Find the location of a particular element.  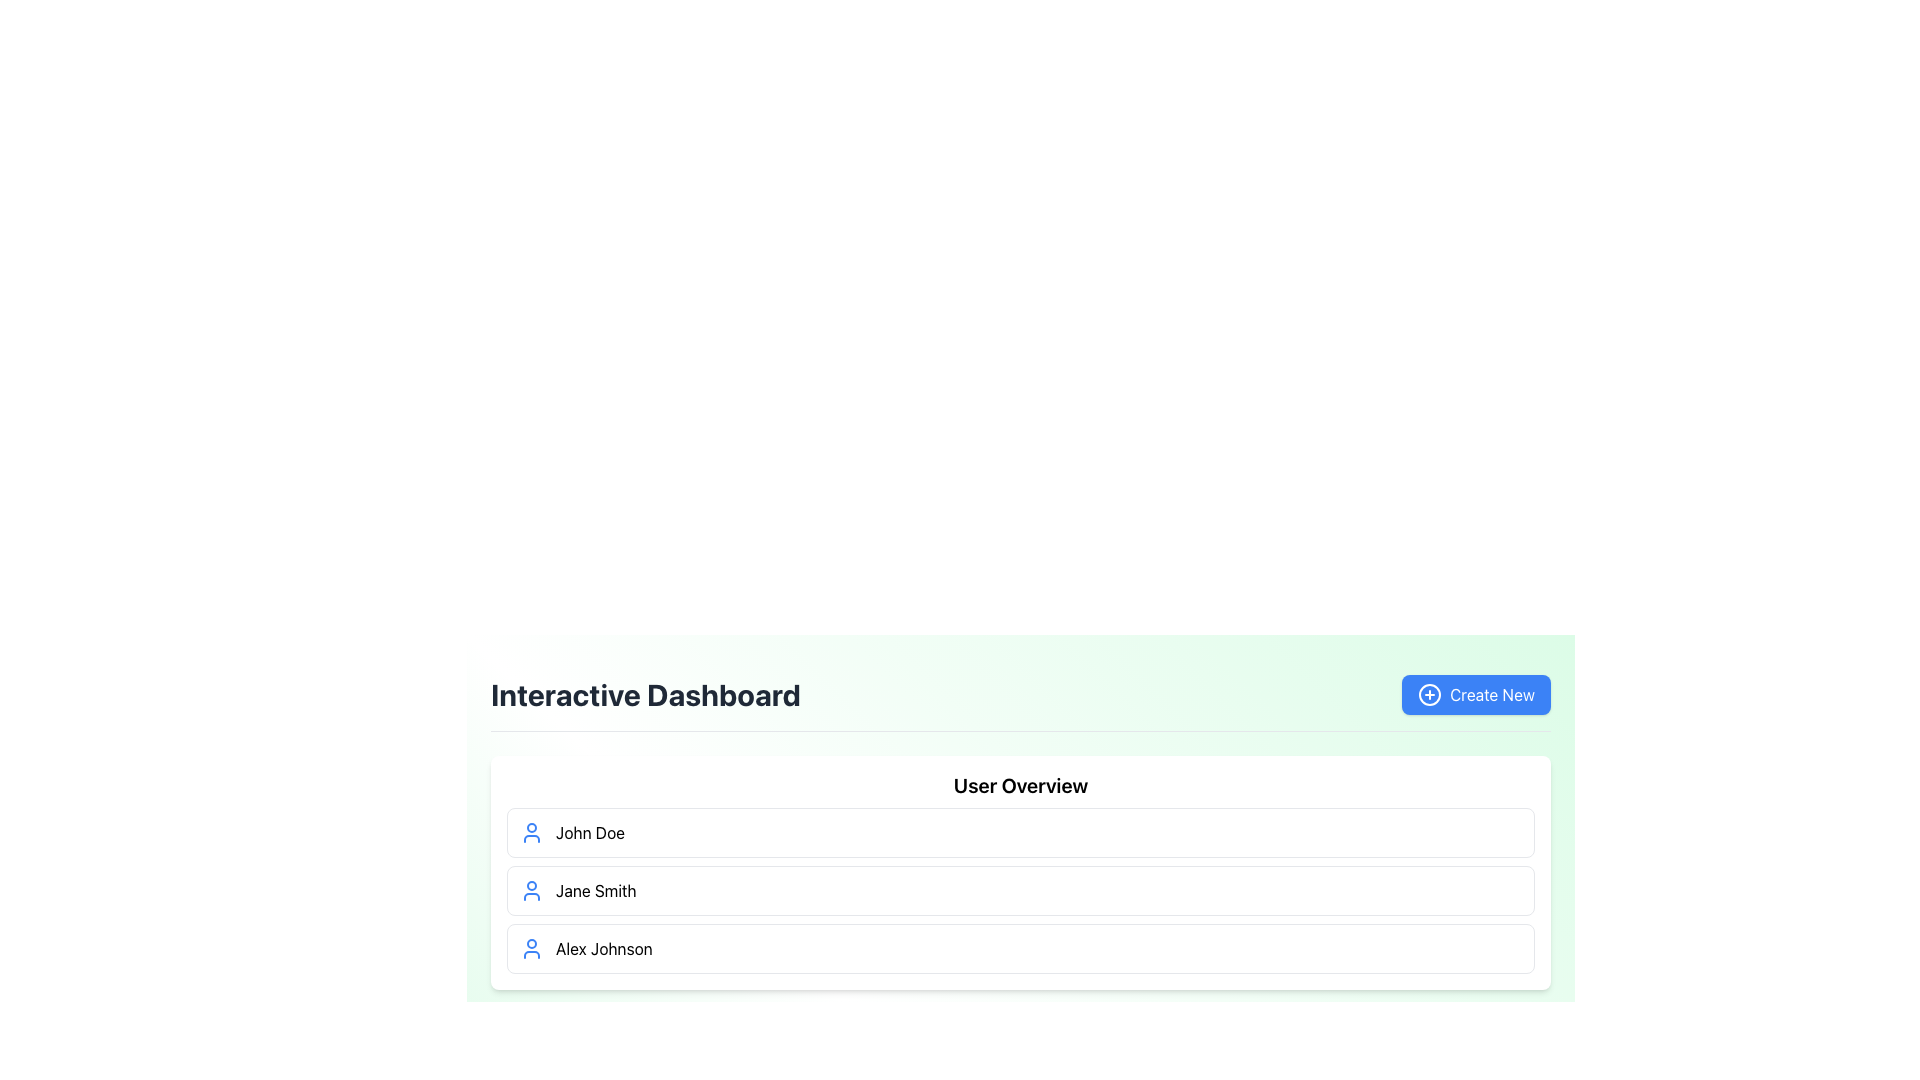

the user icon representing 'Jane Smith', located on the left side of her card in the user overview section is located at coordinates (532, 890).